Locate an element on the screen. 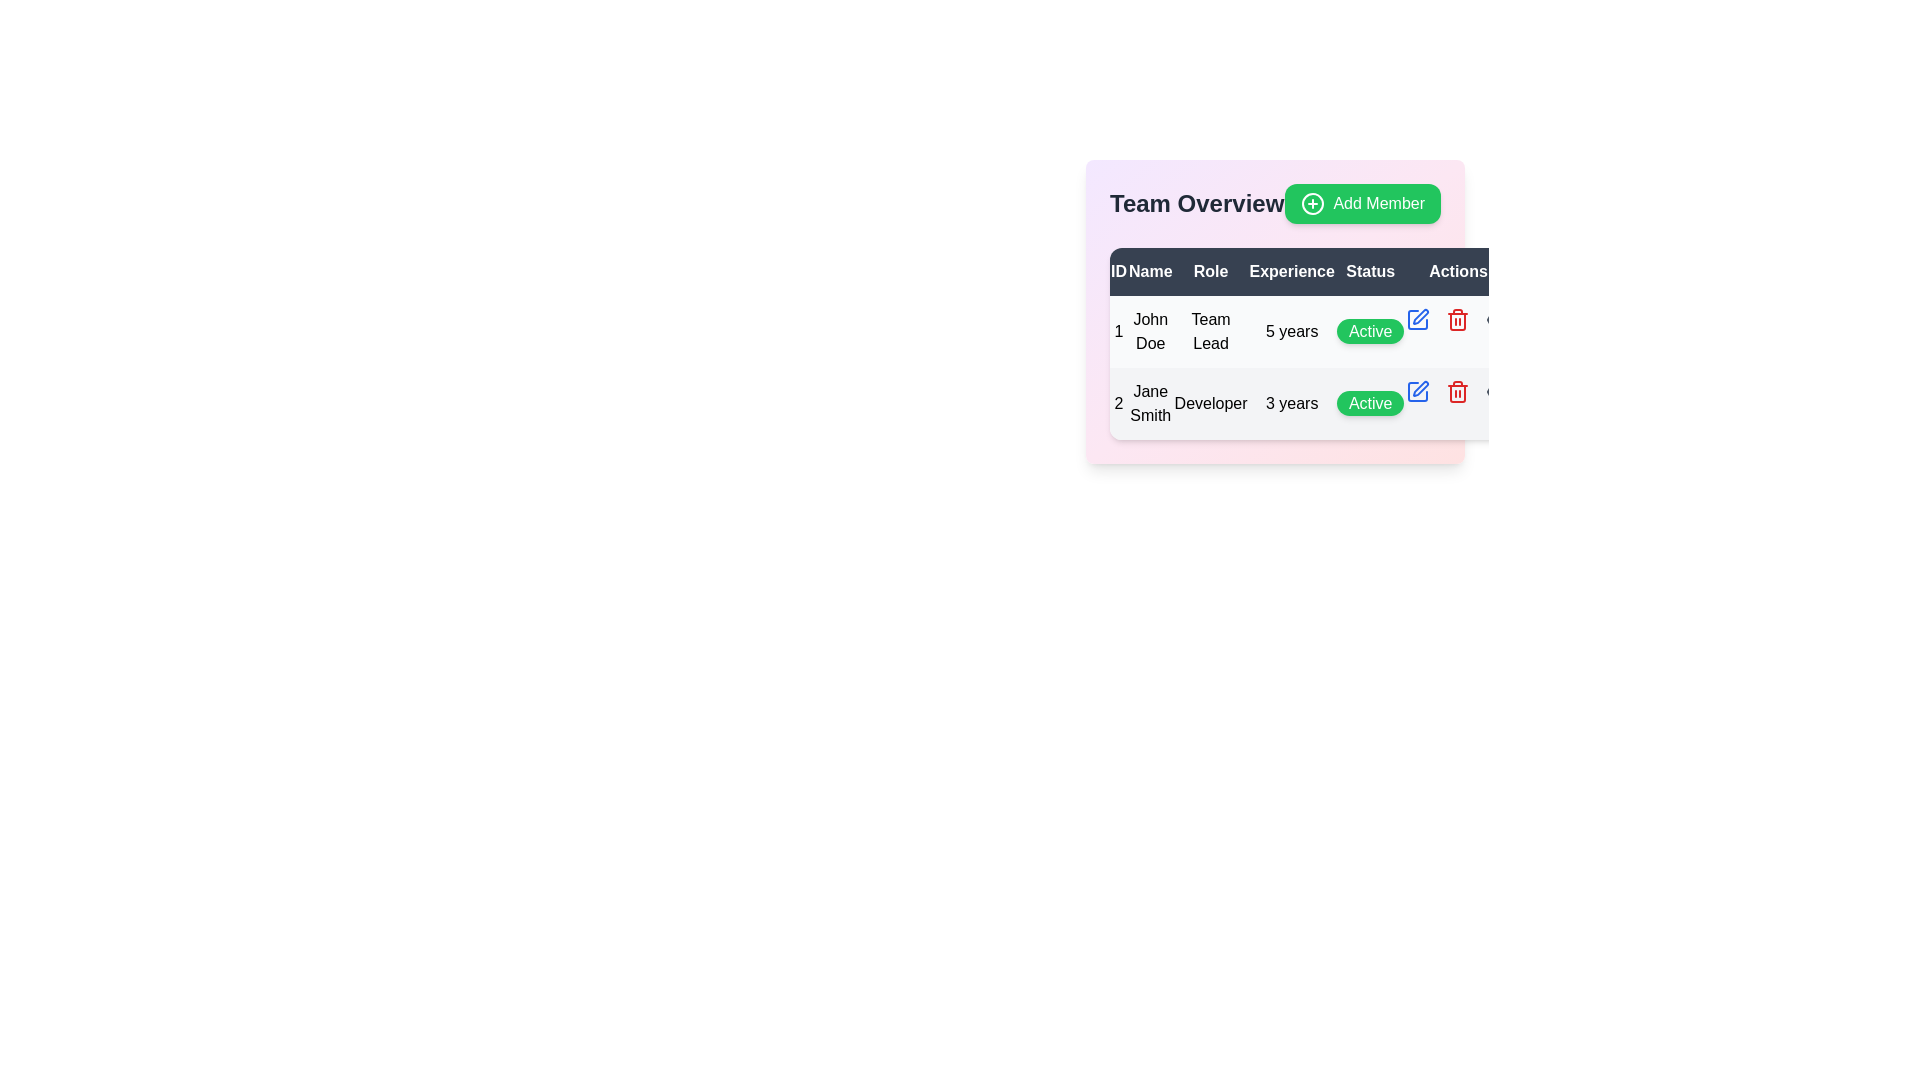 The image size is (1920, 1080). the delete button located as the second icon in the 'Actions' column of the first row in the table is located at coordinates (1458, 392).